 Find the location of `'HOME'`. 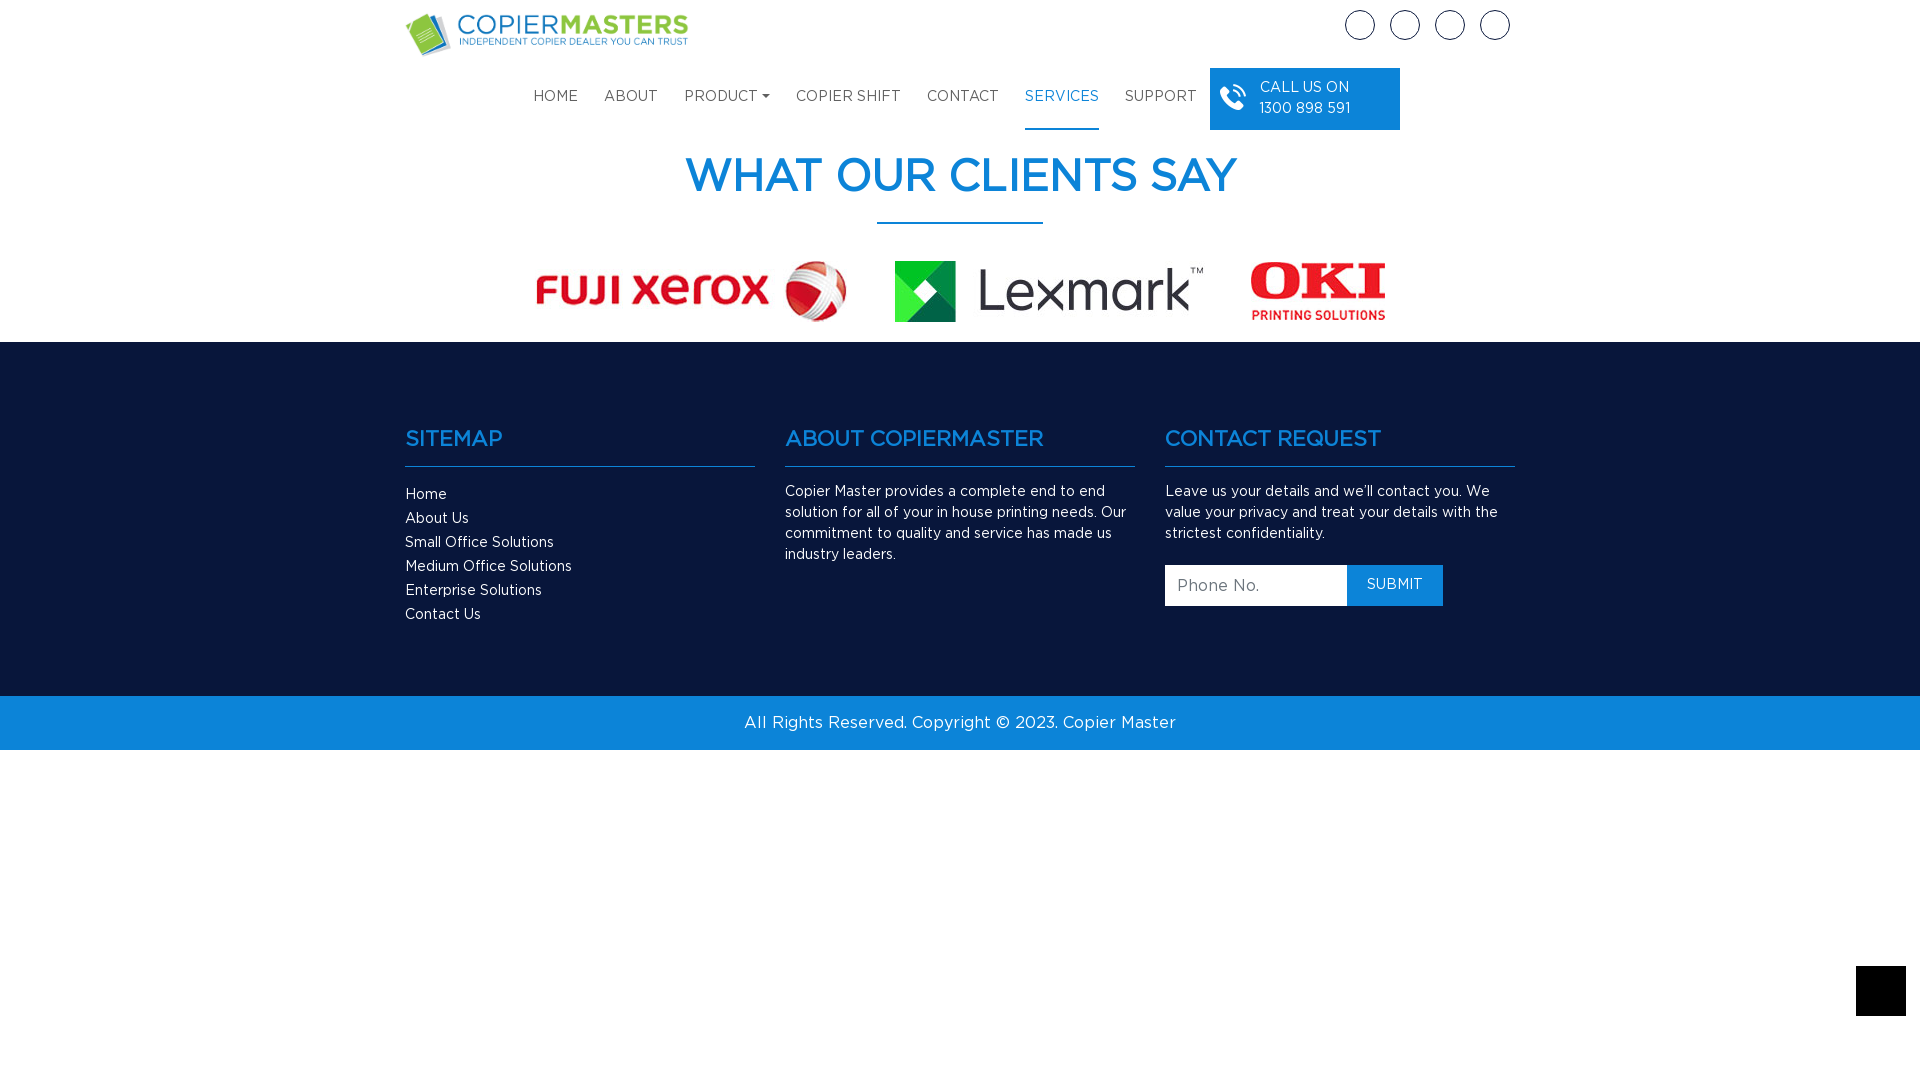

'HOME' is located at coordinates (532, 107).